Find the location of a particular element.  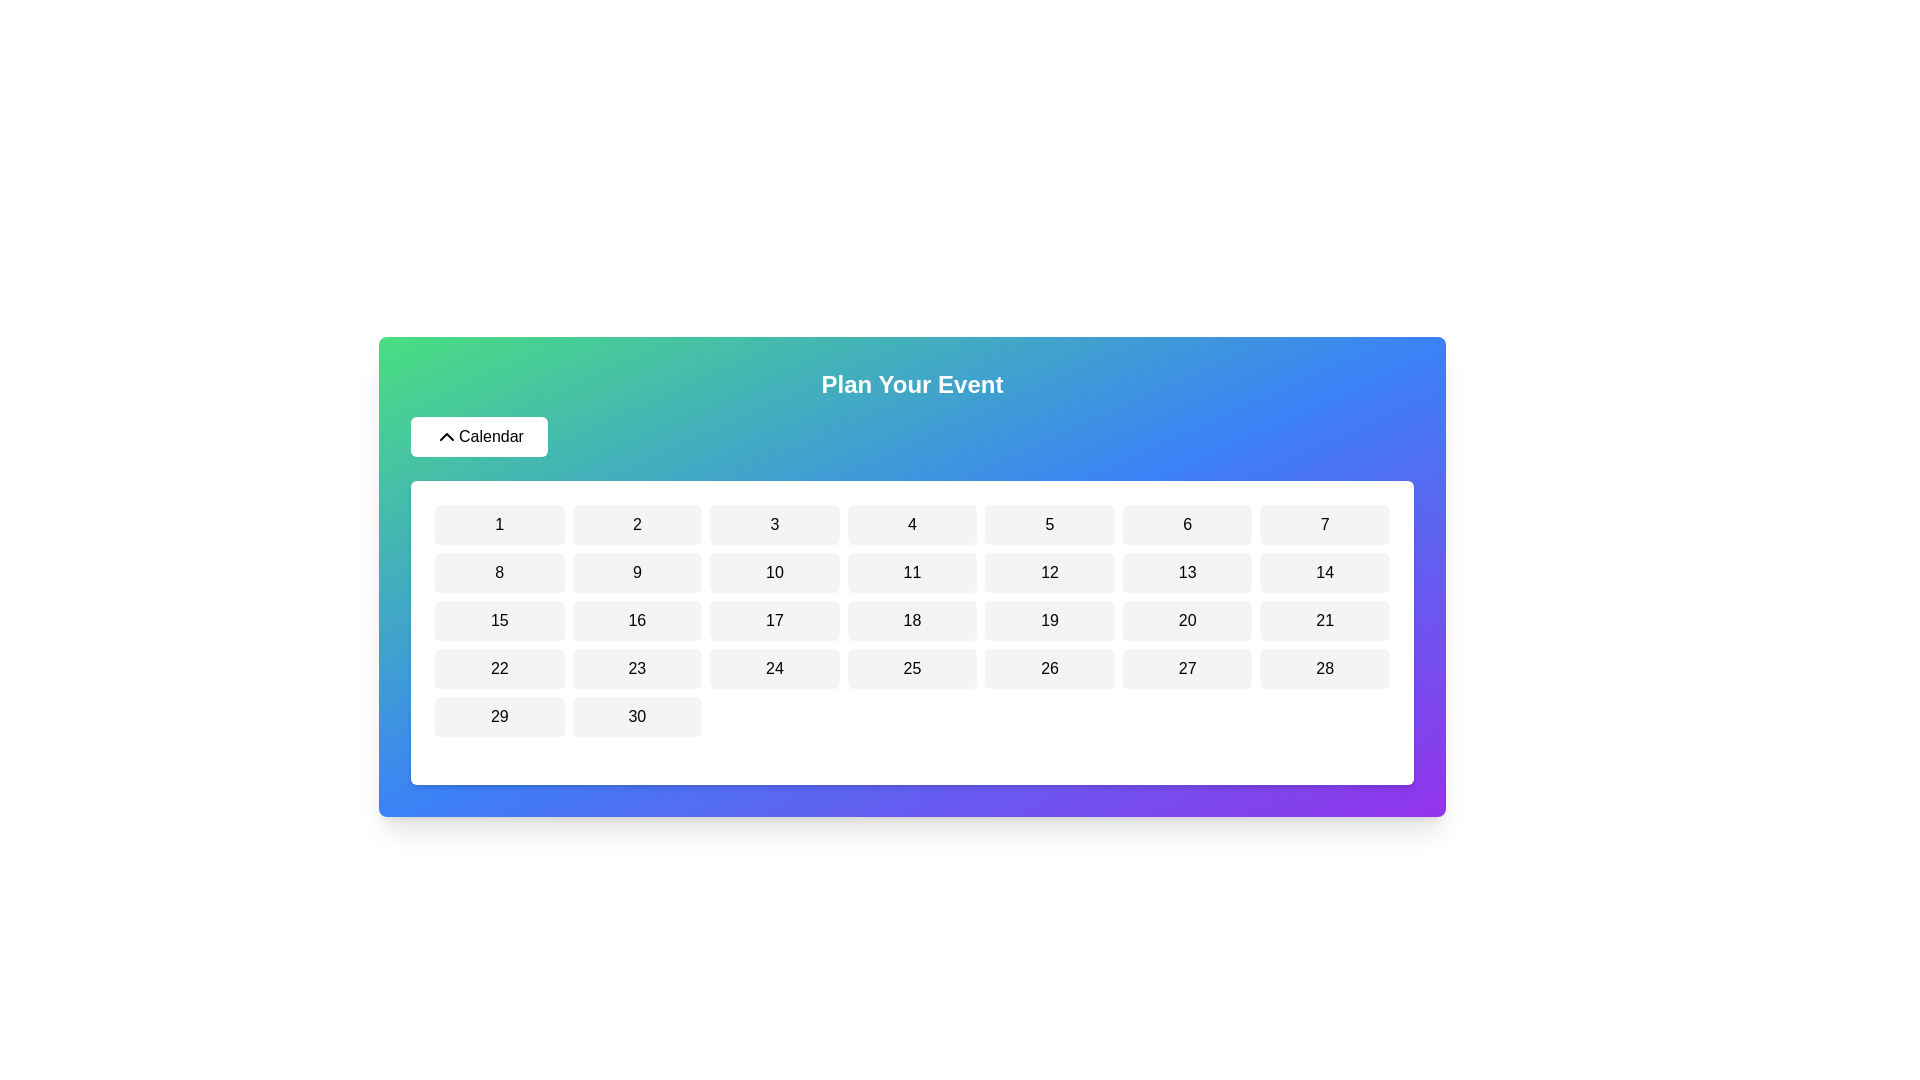

the text label indicating the section for planning an event, which is positioned at the top and centered horizontally above the 'Calendar' button is located at coordinates (911, 385).